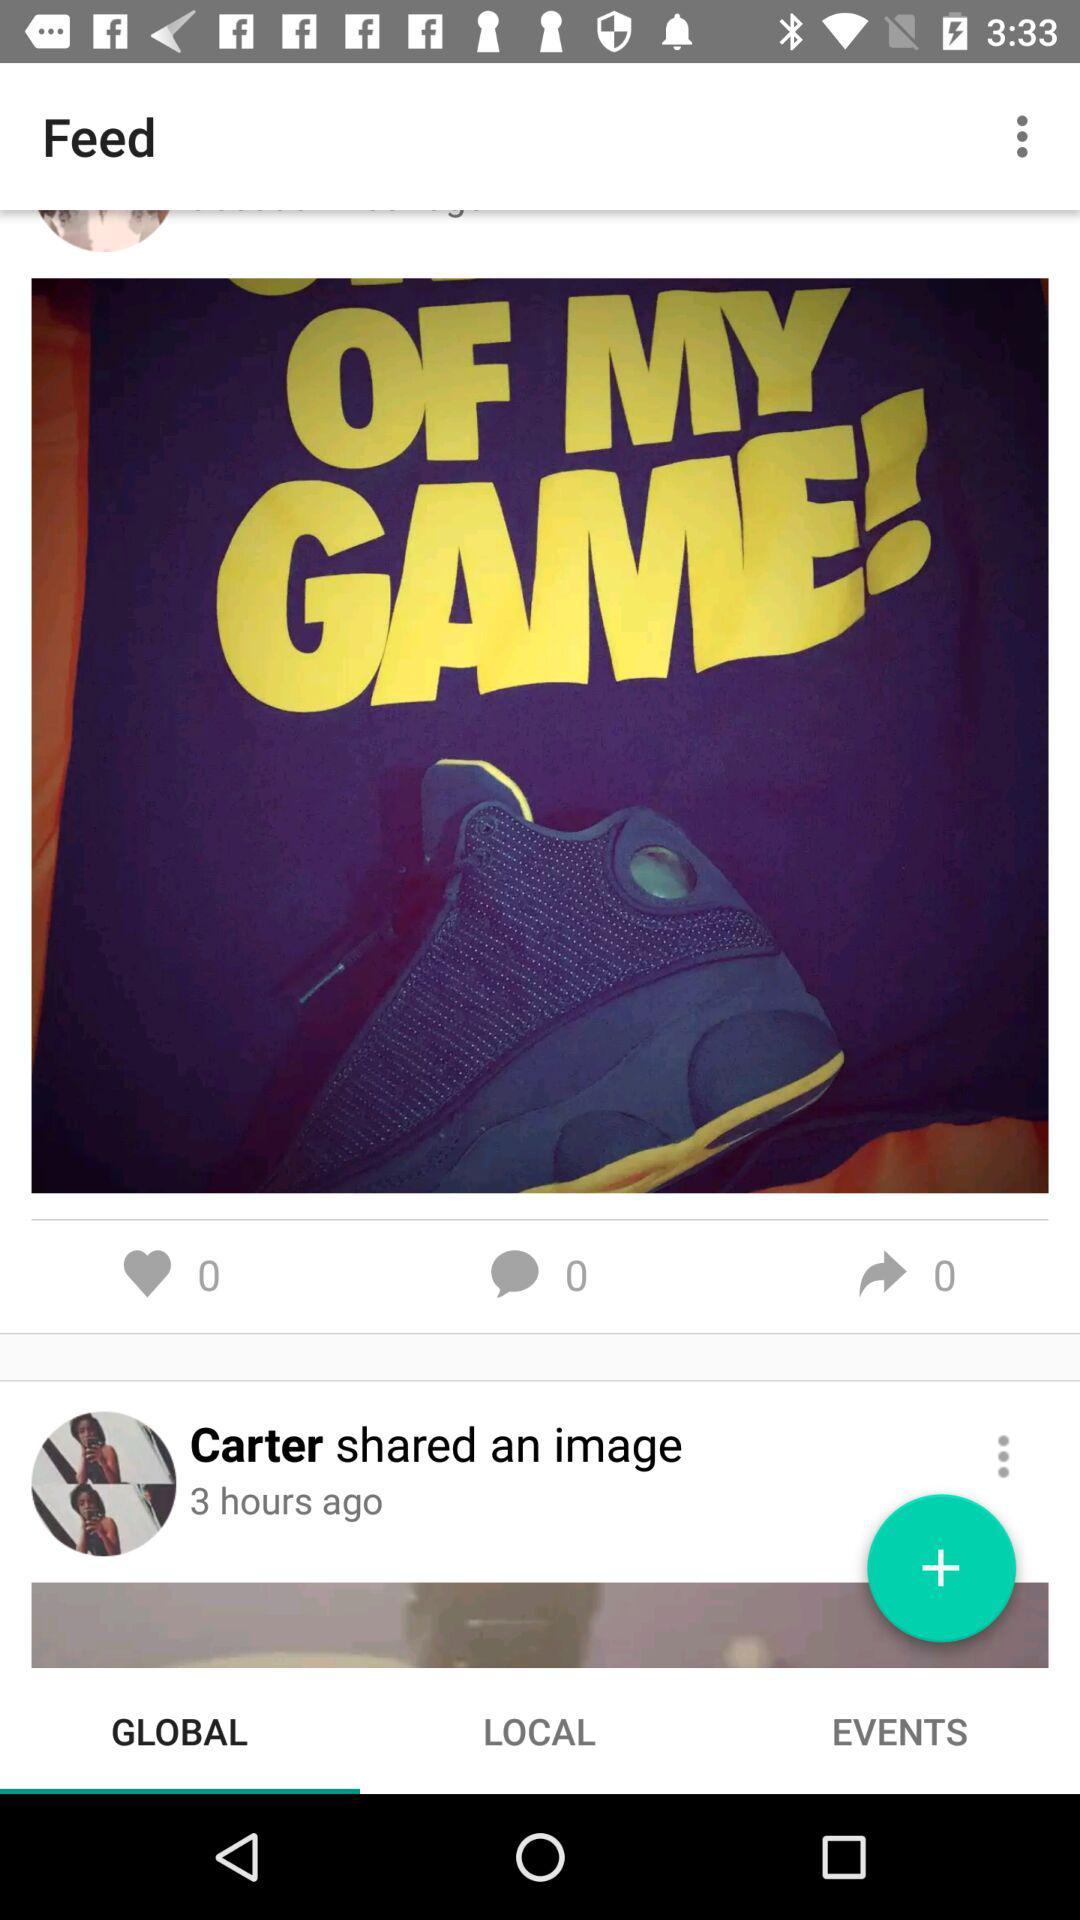 This screenshot has width=1080, height=1920. What do you see at coordinates (1003, 1456) in the screenshot?
I see `share image` at bounding box center [1003, 1456].